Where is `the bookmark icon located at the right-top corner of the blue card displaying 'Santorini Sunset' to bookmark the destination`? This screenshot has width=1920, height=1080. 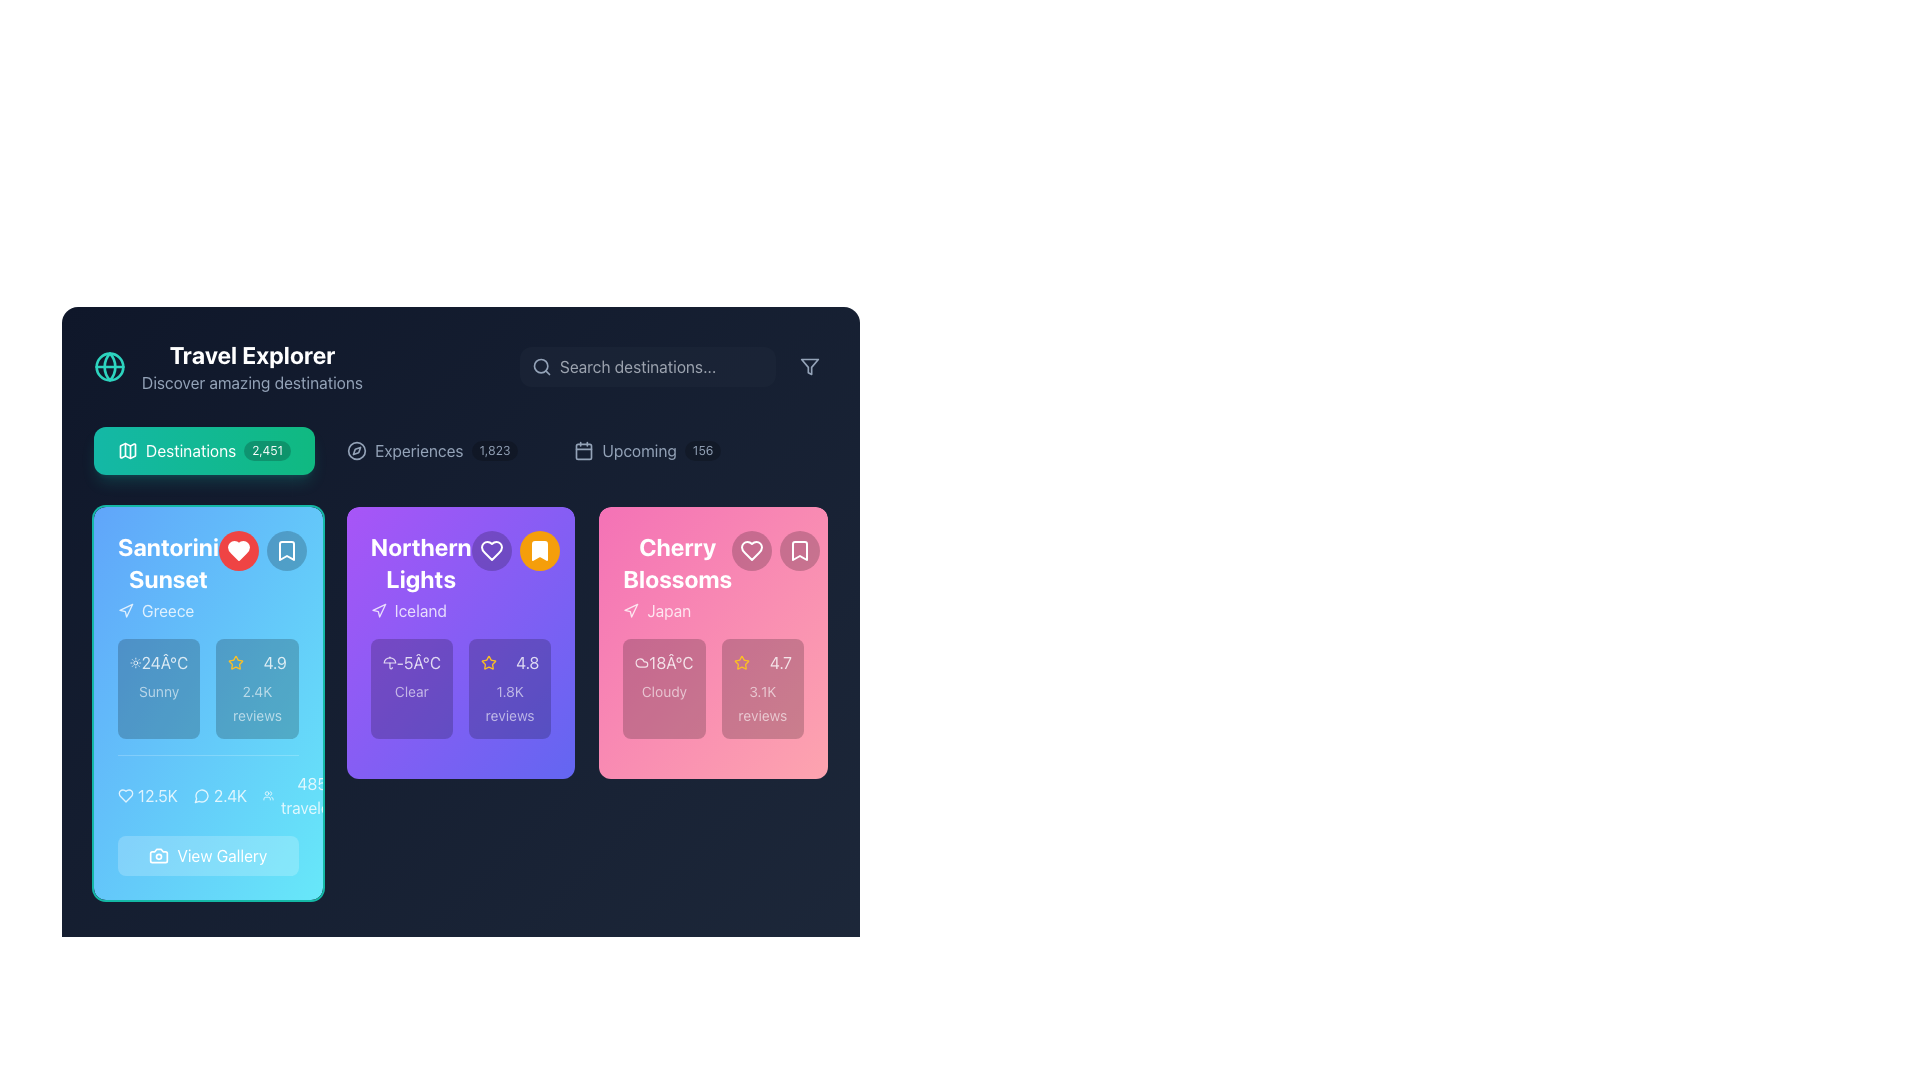
the bookmark icon located at the right-top corner of the blue card displaying 'Santorini Sunset' to bookmark the destination is located at coordinates (285, 551).